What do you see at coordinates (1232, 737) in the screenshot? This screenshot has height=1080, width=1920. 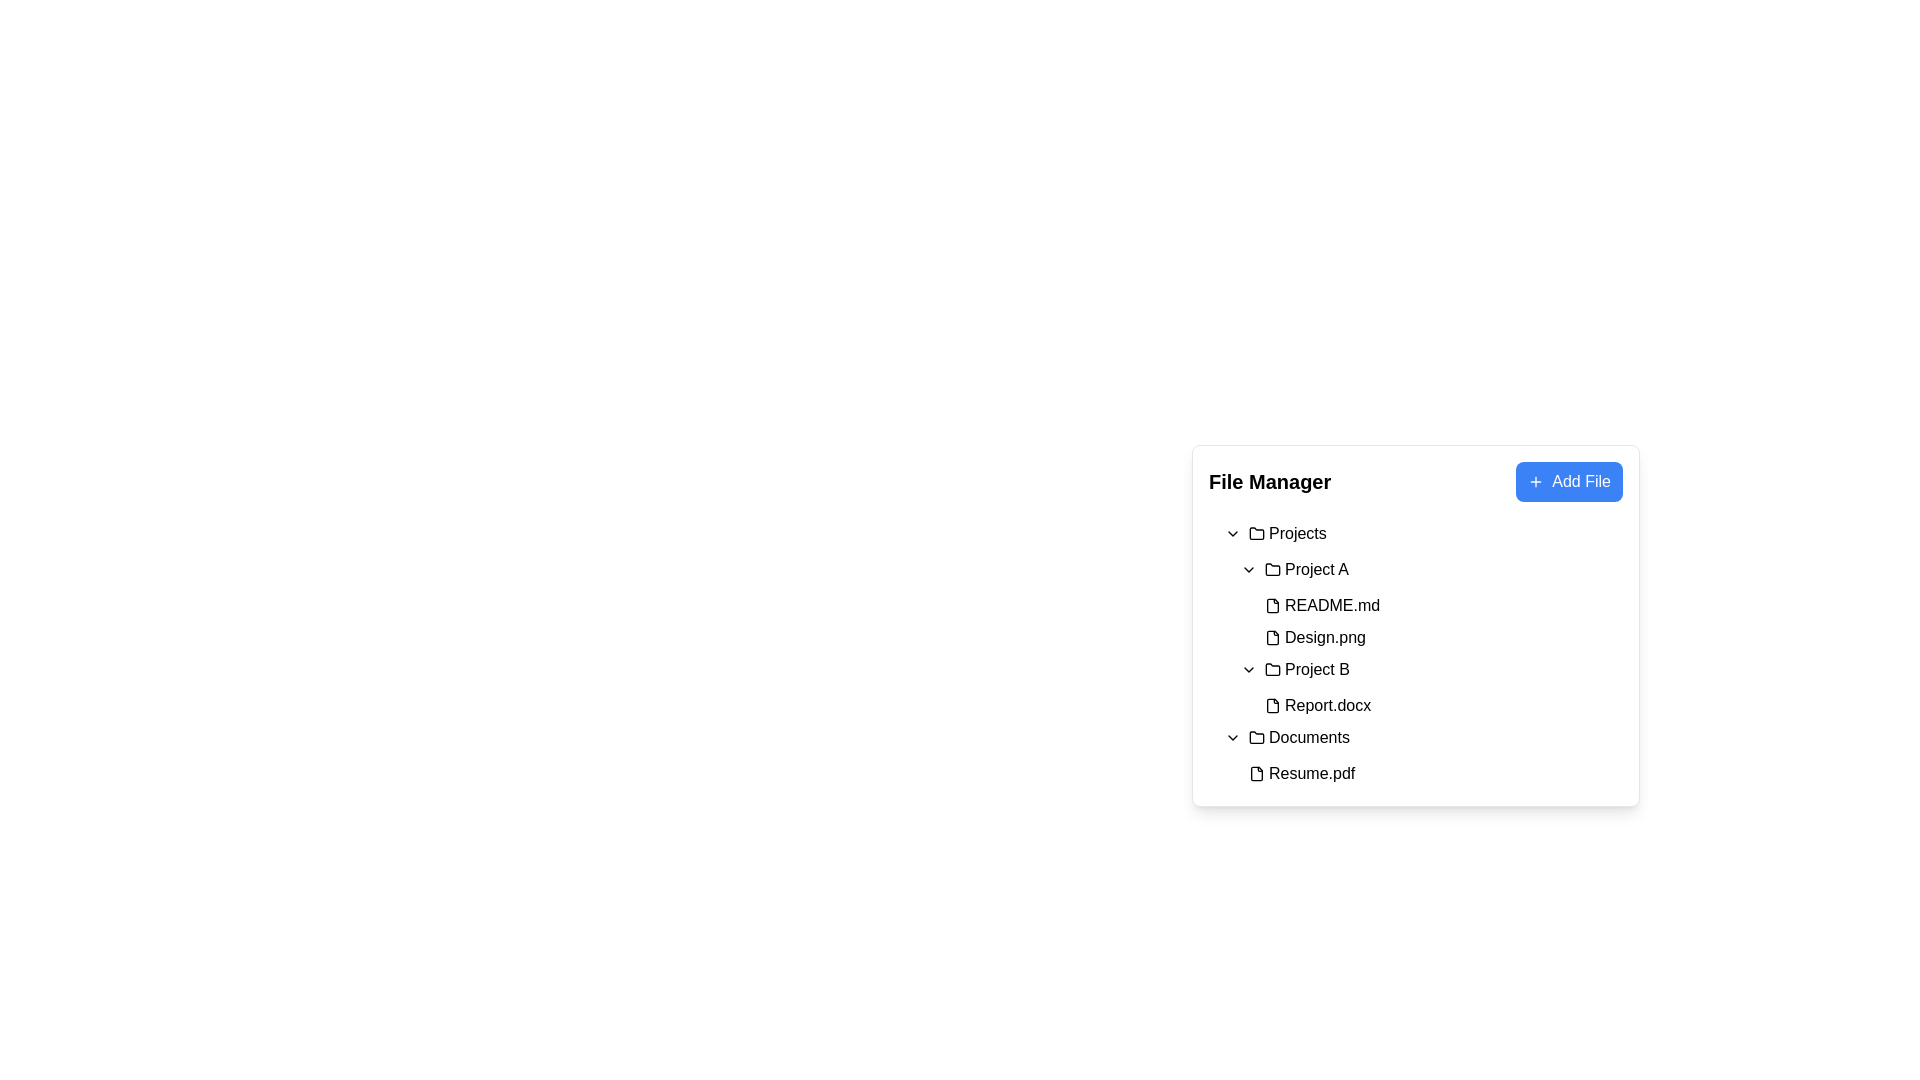 I see `the inverted triangular chevron icon` at bounding box center [1232, 737].